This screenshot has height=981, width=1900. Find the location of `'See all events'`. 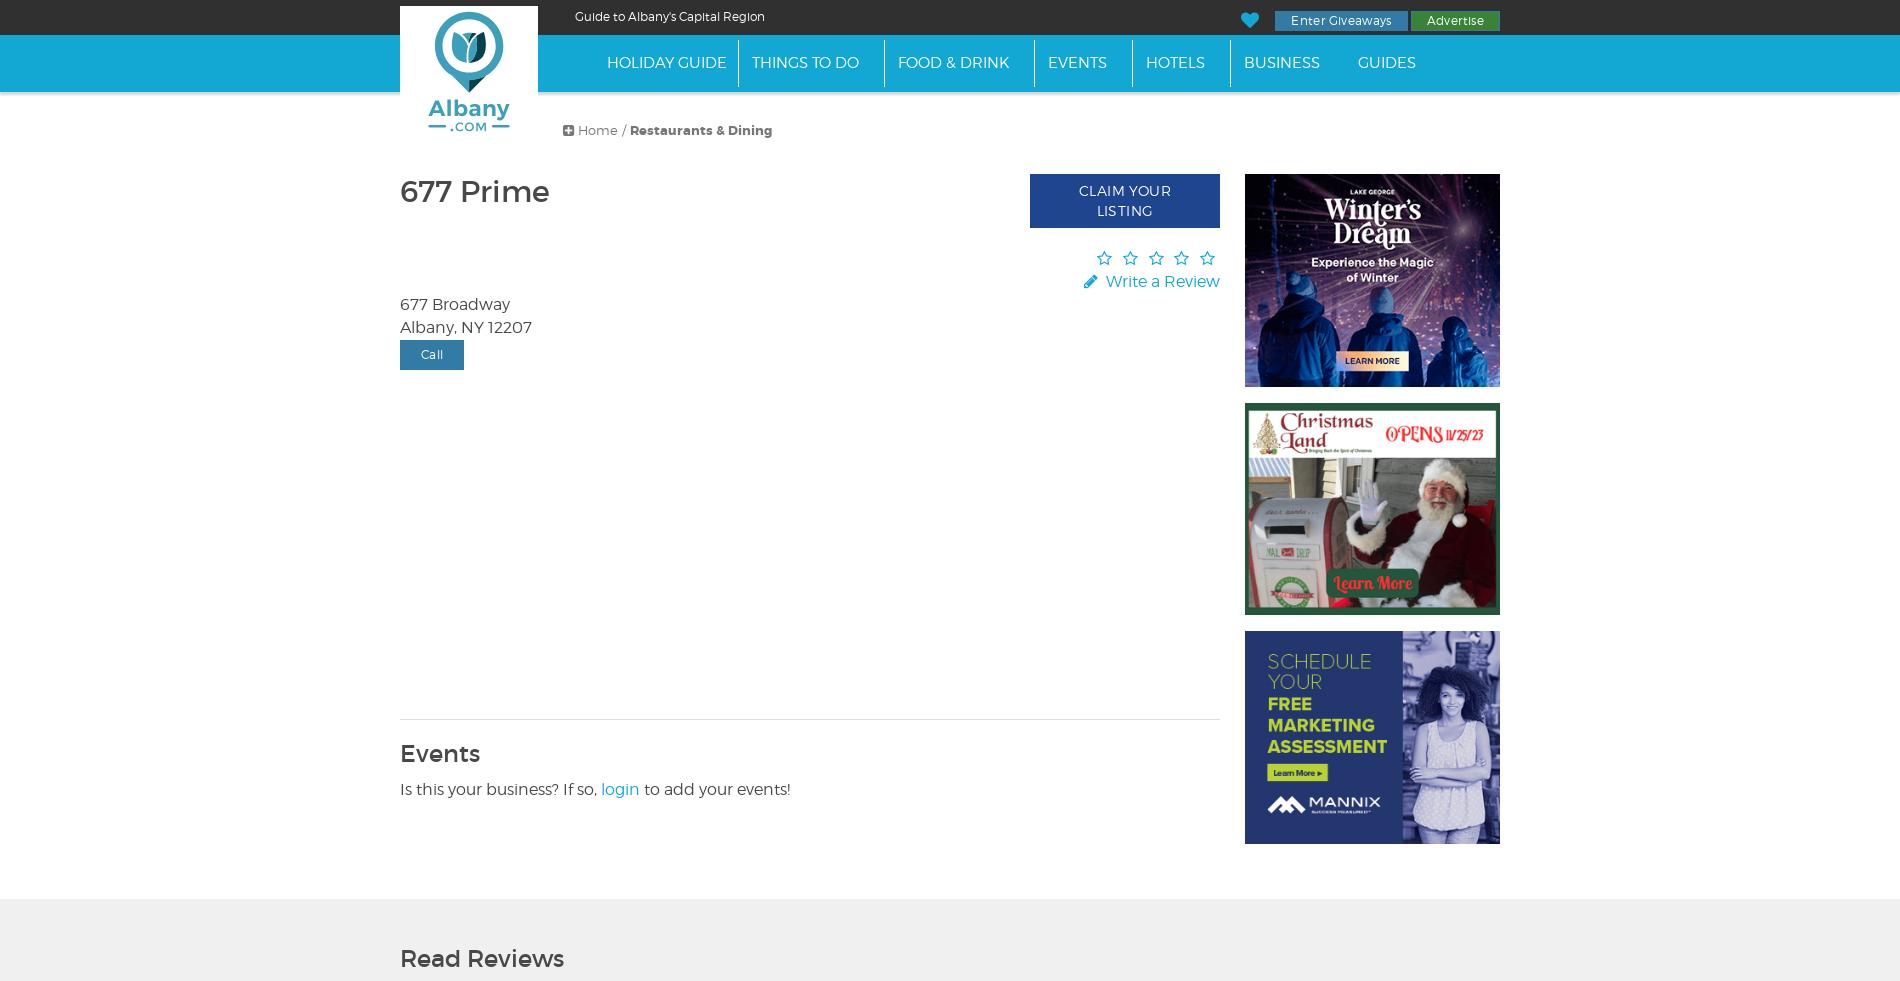

'See all events' is located at coordinates (456, 624).